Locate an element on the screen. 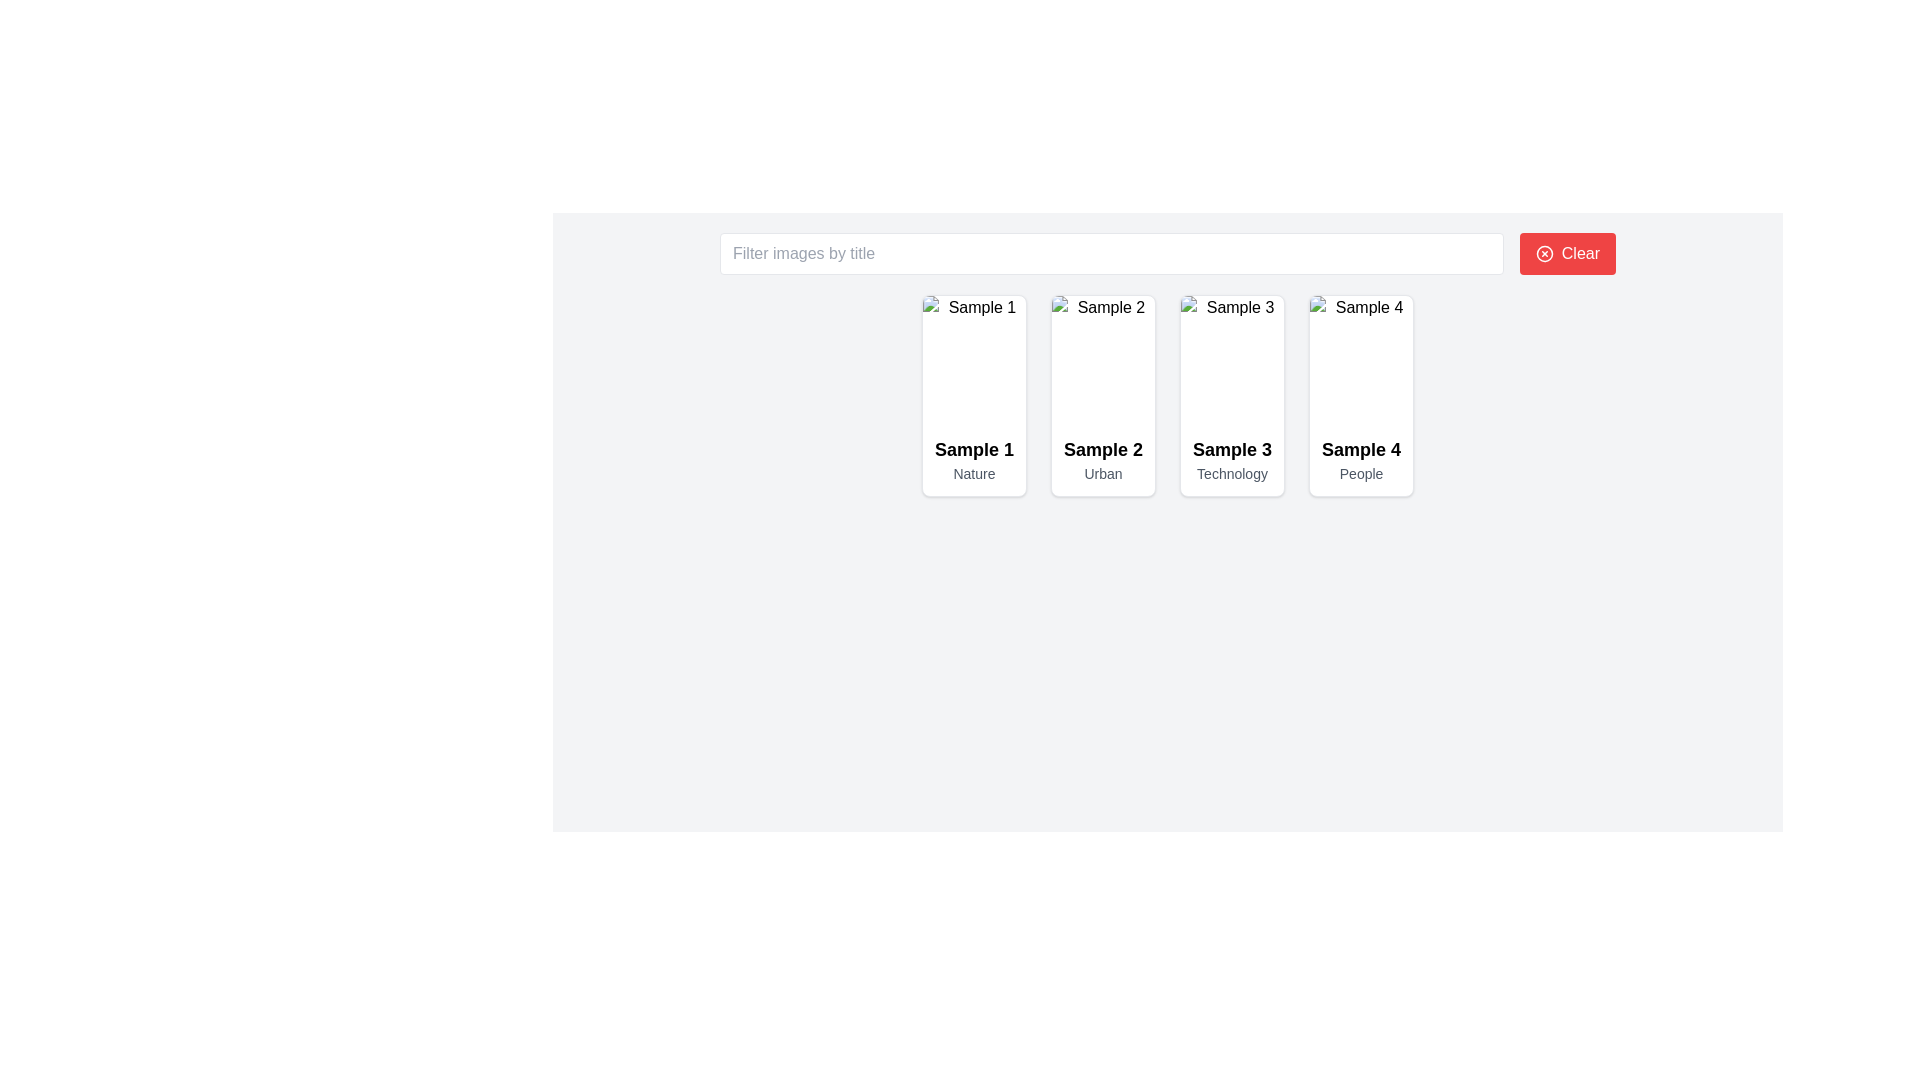 This screenshot has height=1080, width=1920. the Text Display element that shows information for the 'Sample 4' card, located in the bottom half of the card, below the image section is located at coordinates (1360, 459).